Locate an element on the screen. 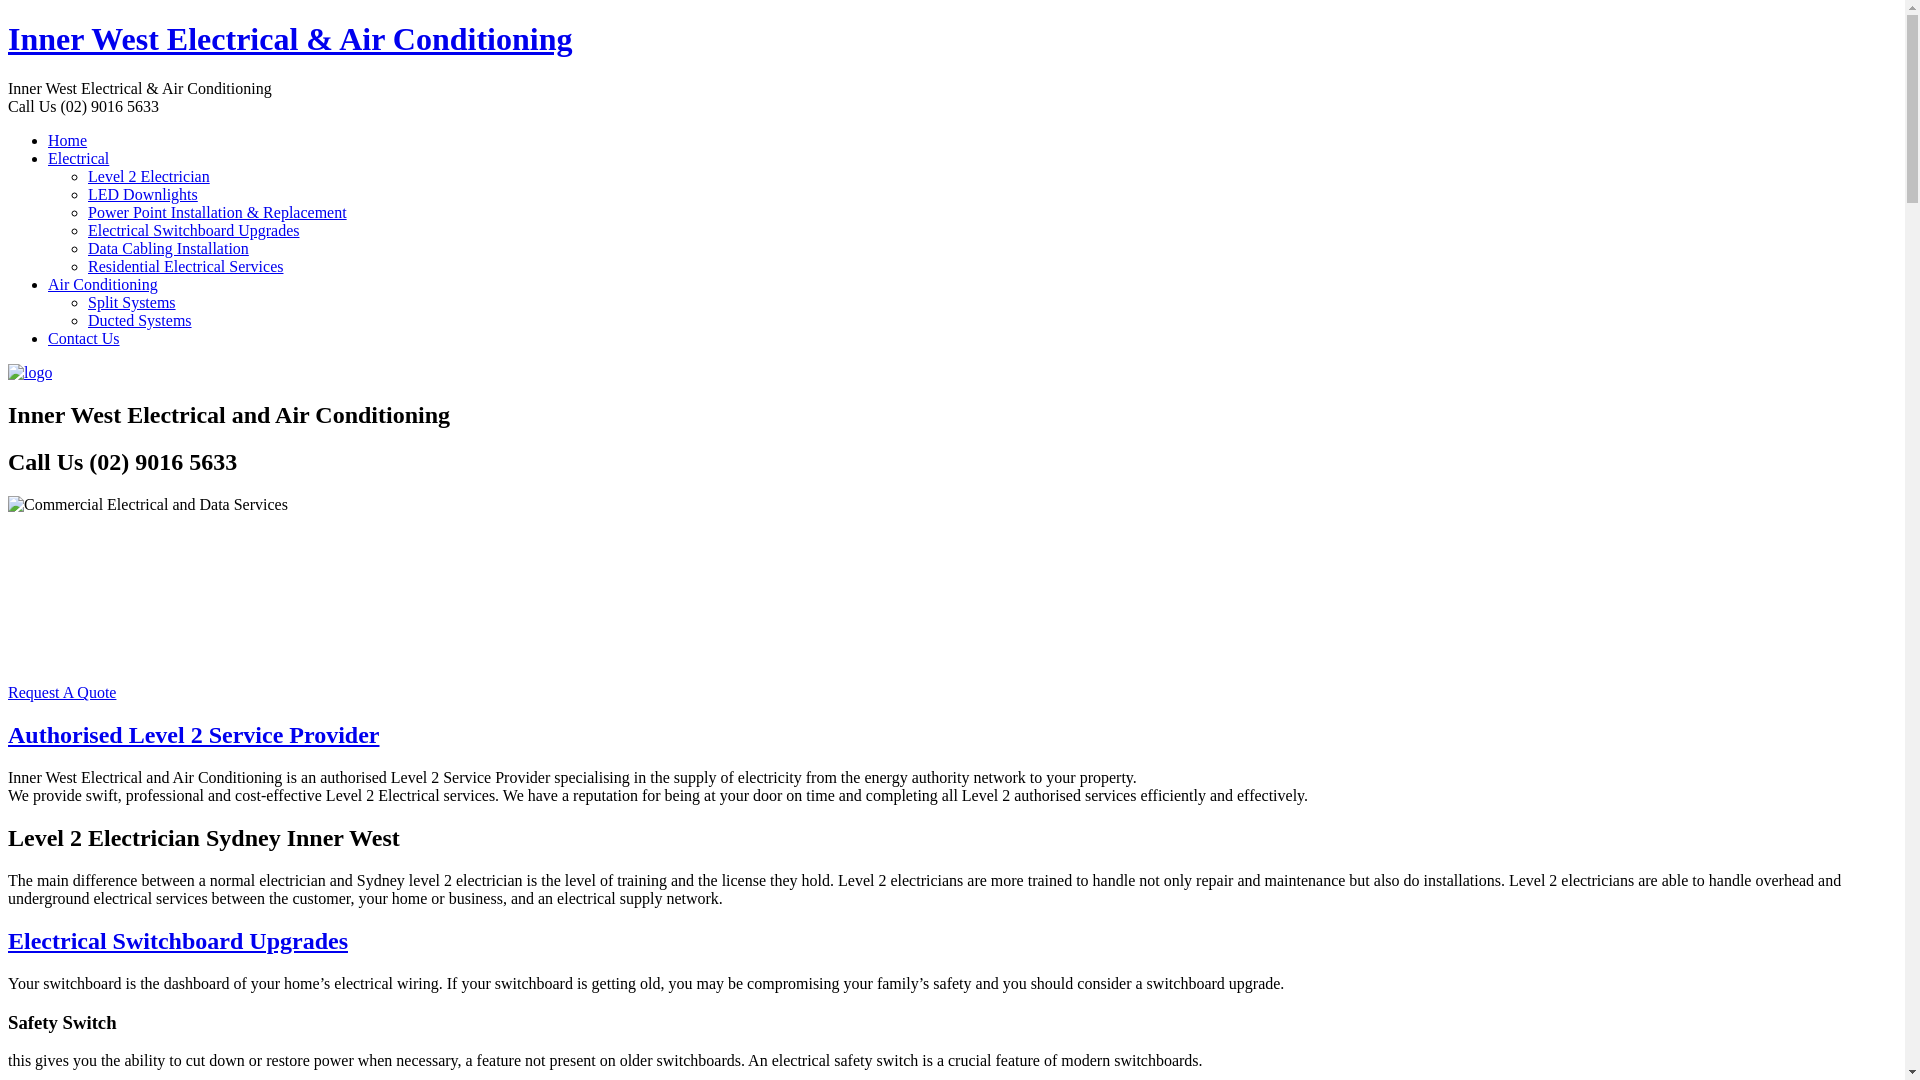 The image size is (1920, 1080). 'Inner West Electrical & Air Conditioning' is located at coordinates (288, 38).